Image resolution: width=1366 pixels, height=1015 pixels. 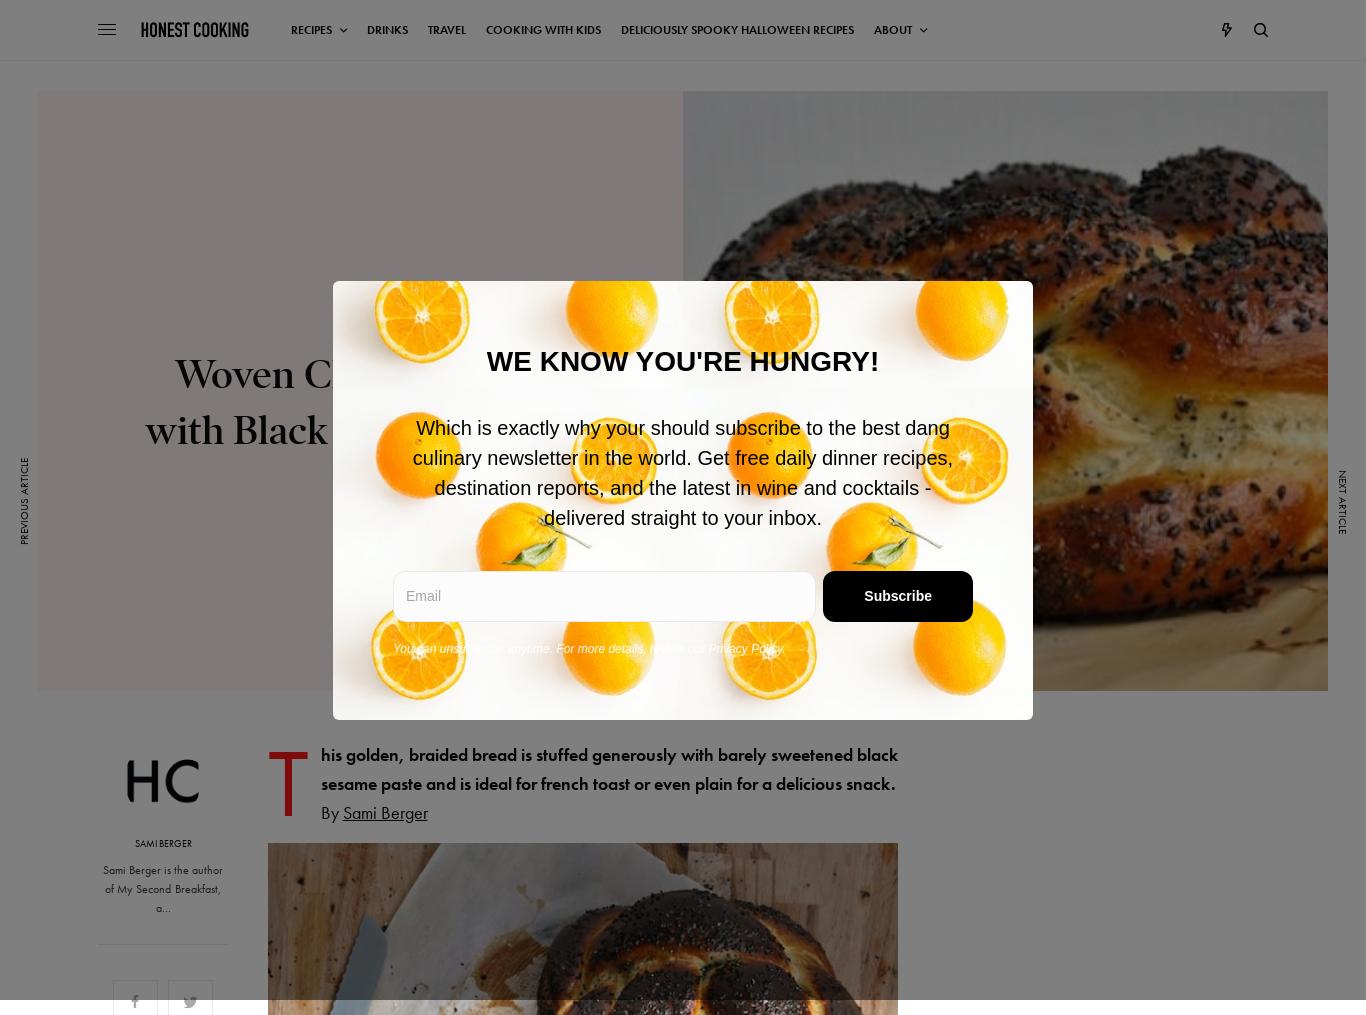 I want to click on 'Cooking with Kids', so click(x=486, y=29).